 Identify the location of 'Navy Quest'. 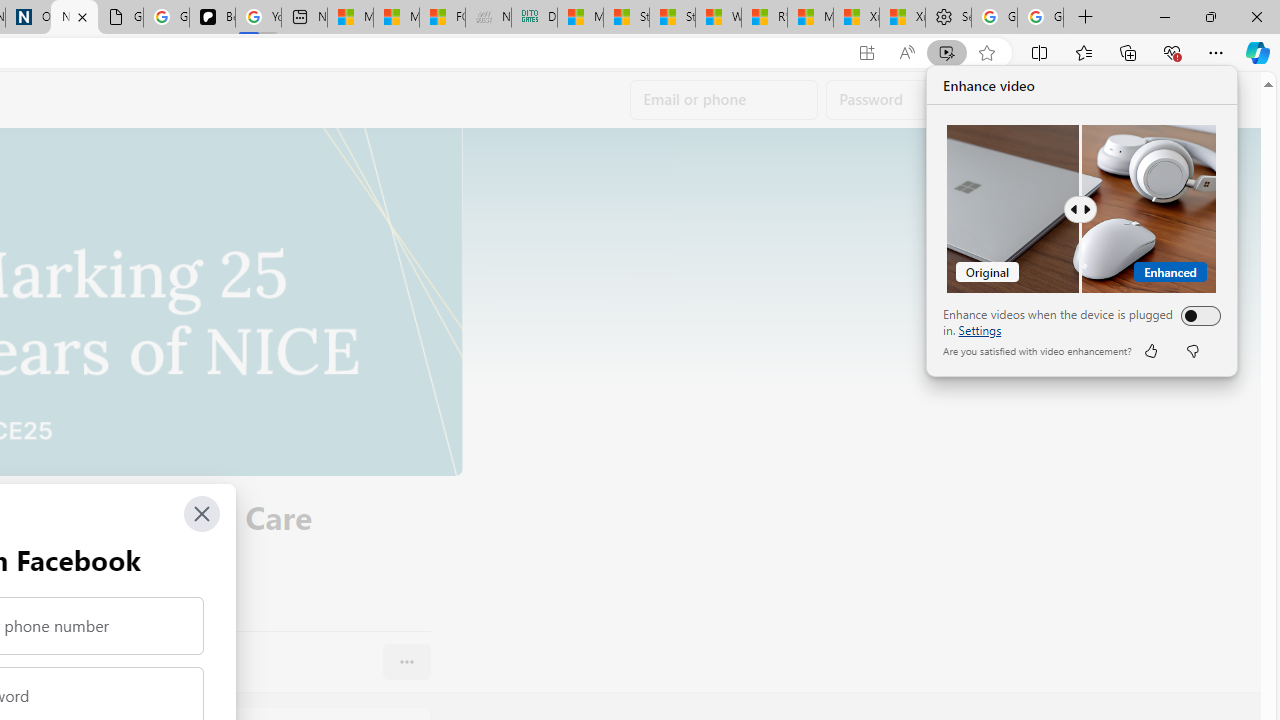
(488, 17).